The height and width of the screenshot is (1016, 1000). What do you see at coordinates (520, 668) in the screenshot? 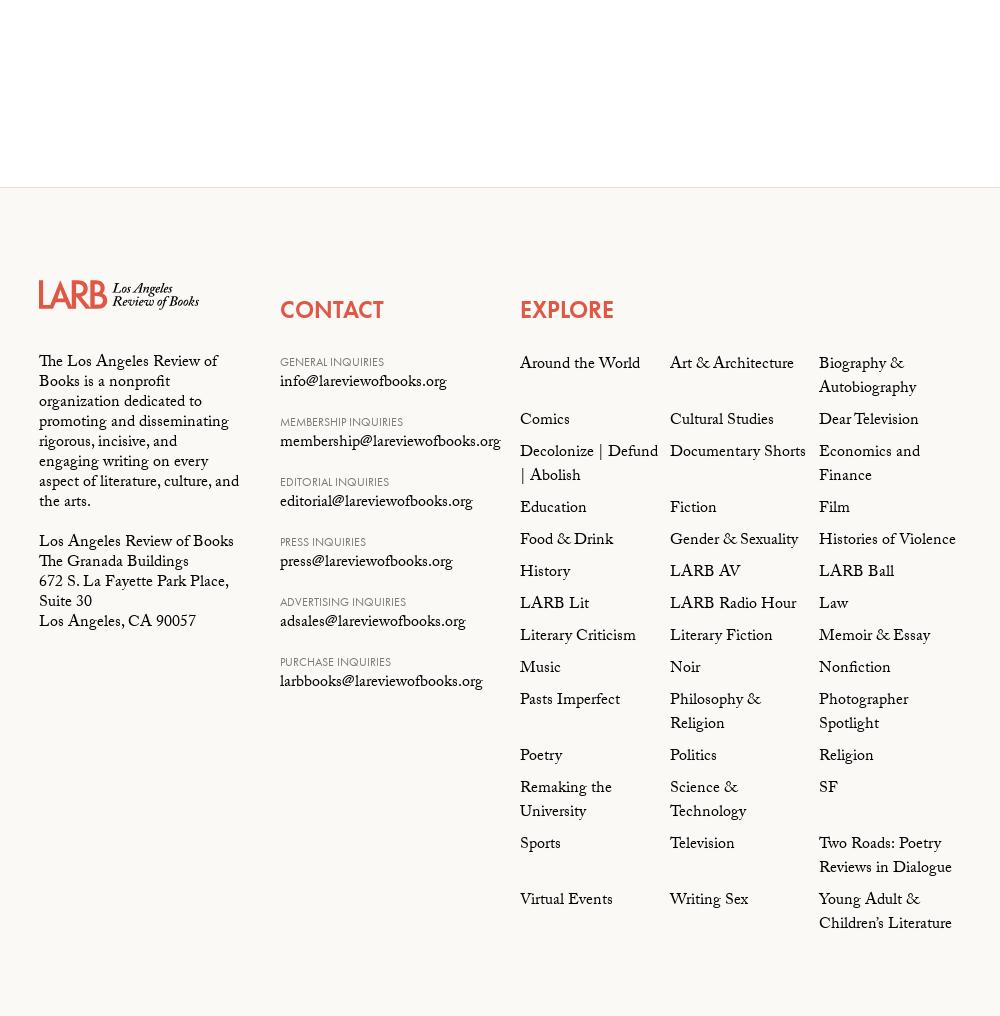
I see `'Music'` at bounding box center [520, 668].